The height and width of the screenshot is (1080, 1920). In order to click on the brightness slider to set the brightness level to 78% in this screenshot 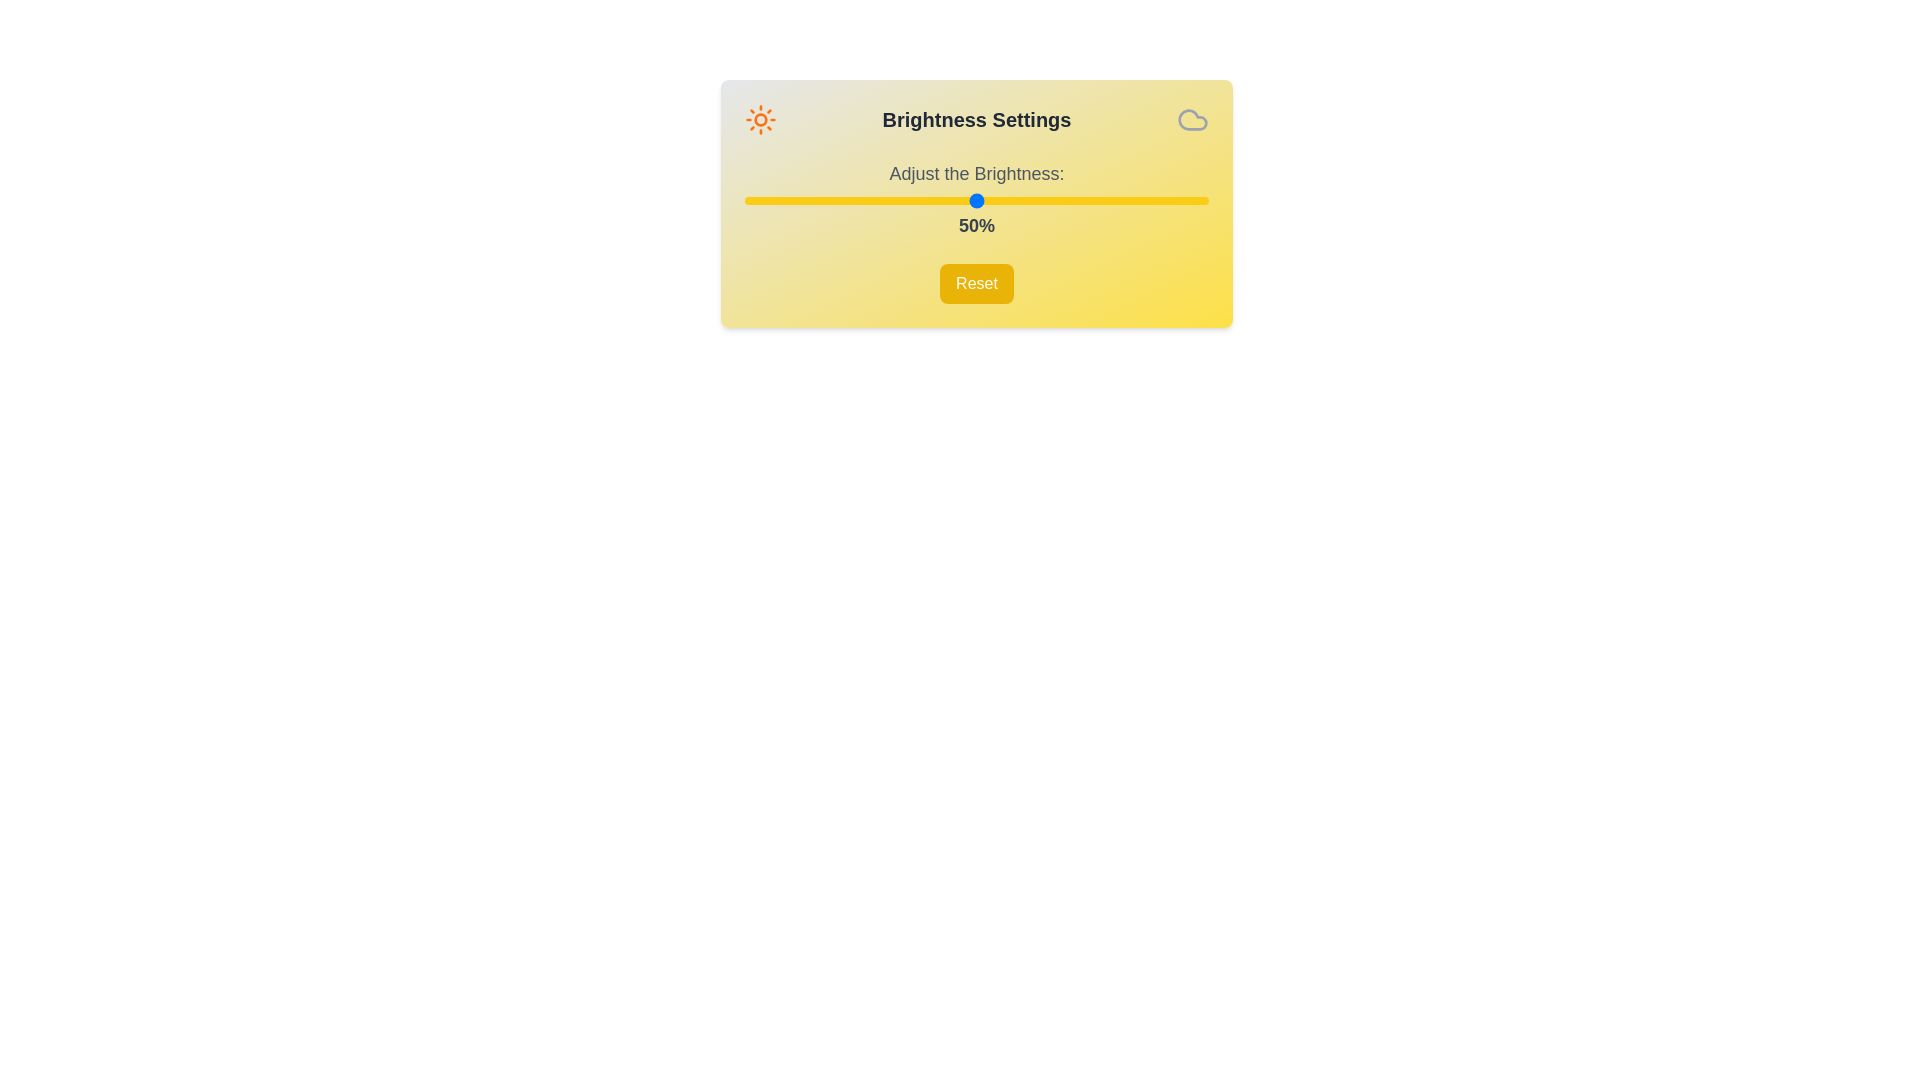, I will do `click(1105, 200)`.